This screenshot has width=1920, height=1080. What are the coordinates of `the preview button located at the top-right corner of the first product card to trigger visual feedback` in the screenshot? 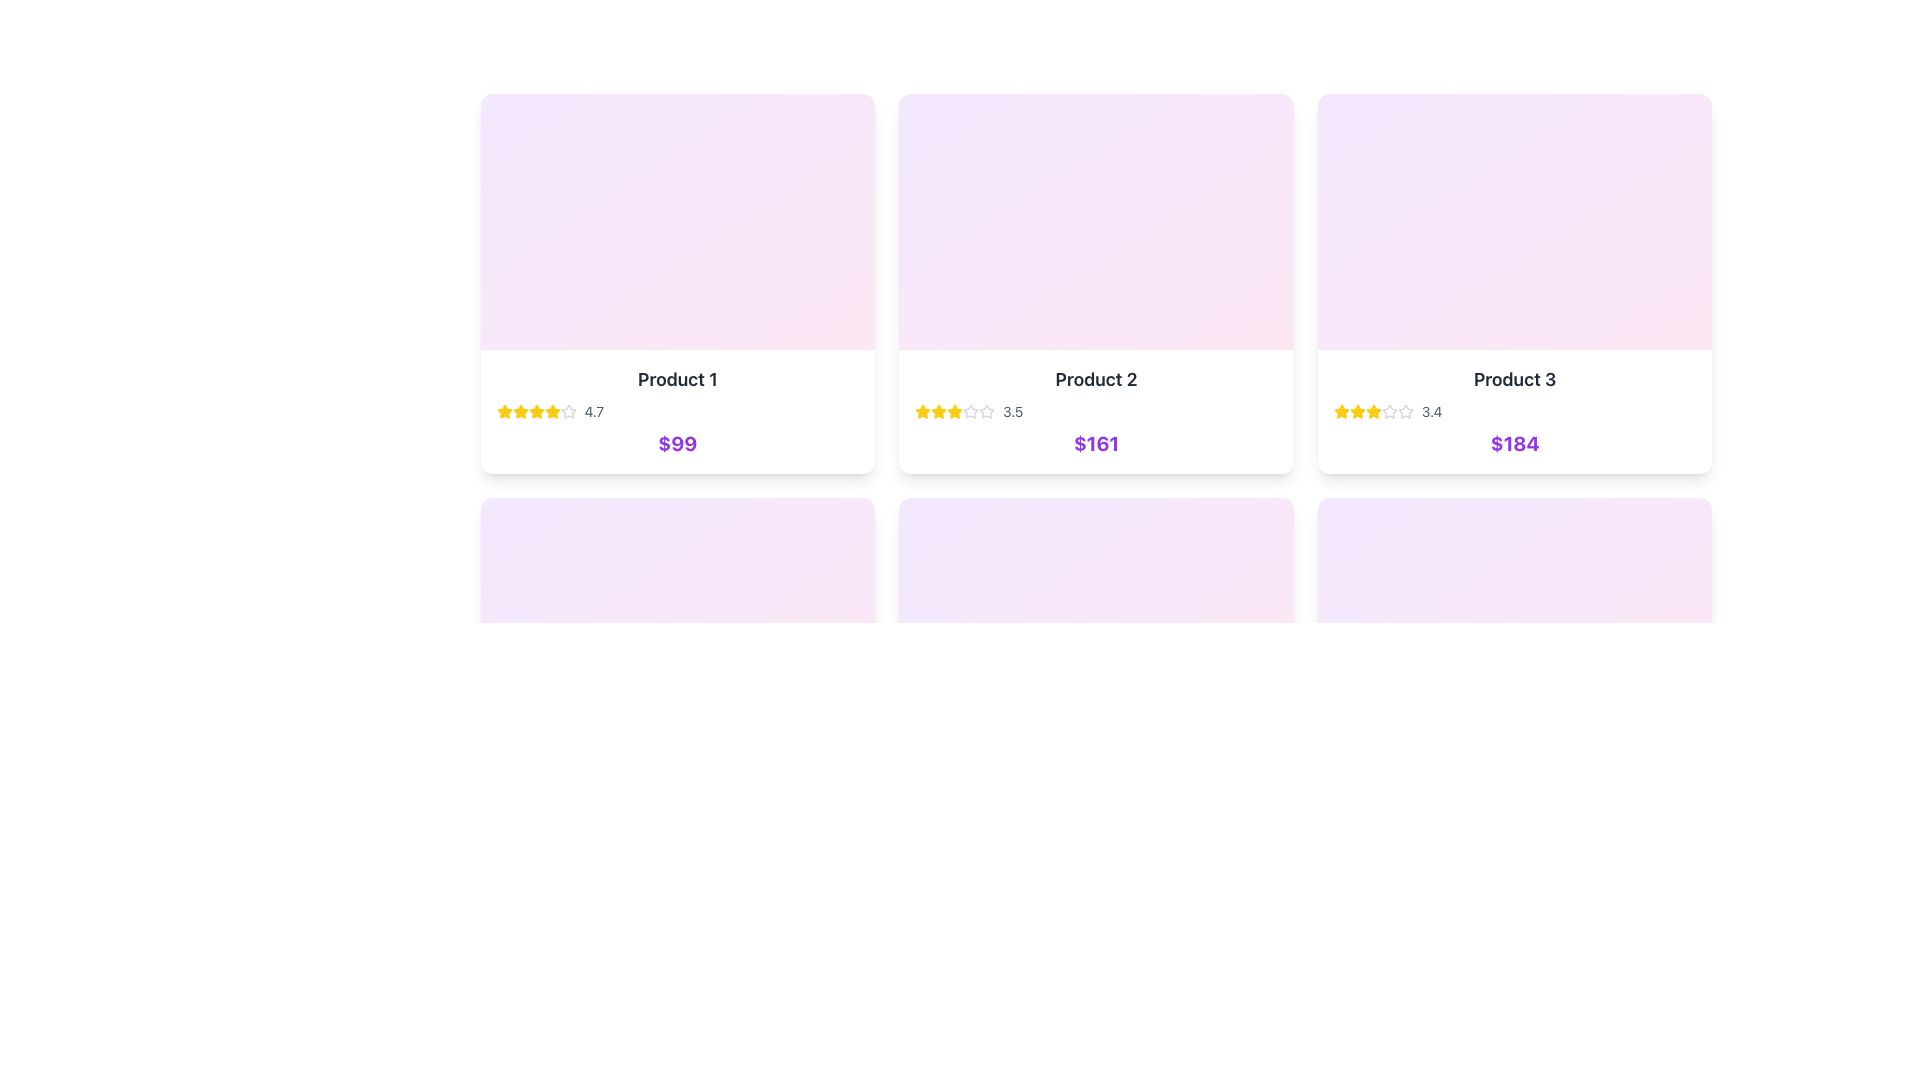 It's located at (845, 123).